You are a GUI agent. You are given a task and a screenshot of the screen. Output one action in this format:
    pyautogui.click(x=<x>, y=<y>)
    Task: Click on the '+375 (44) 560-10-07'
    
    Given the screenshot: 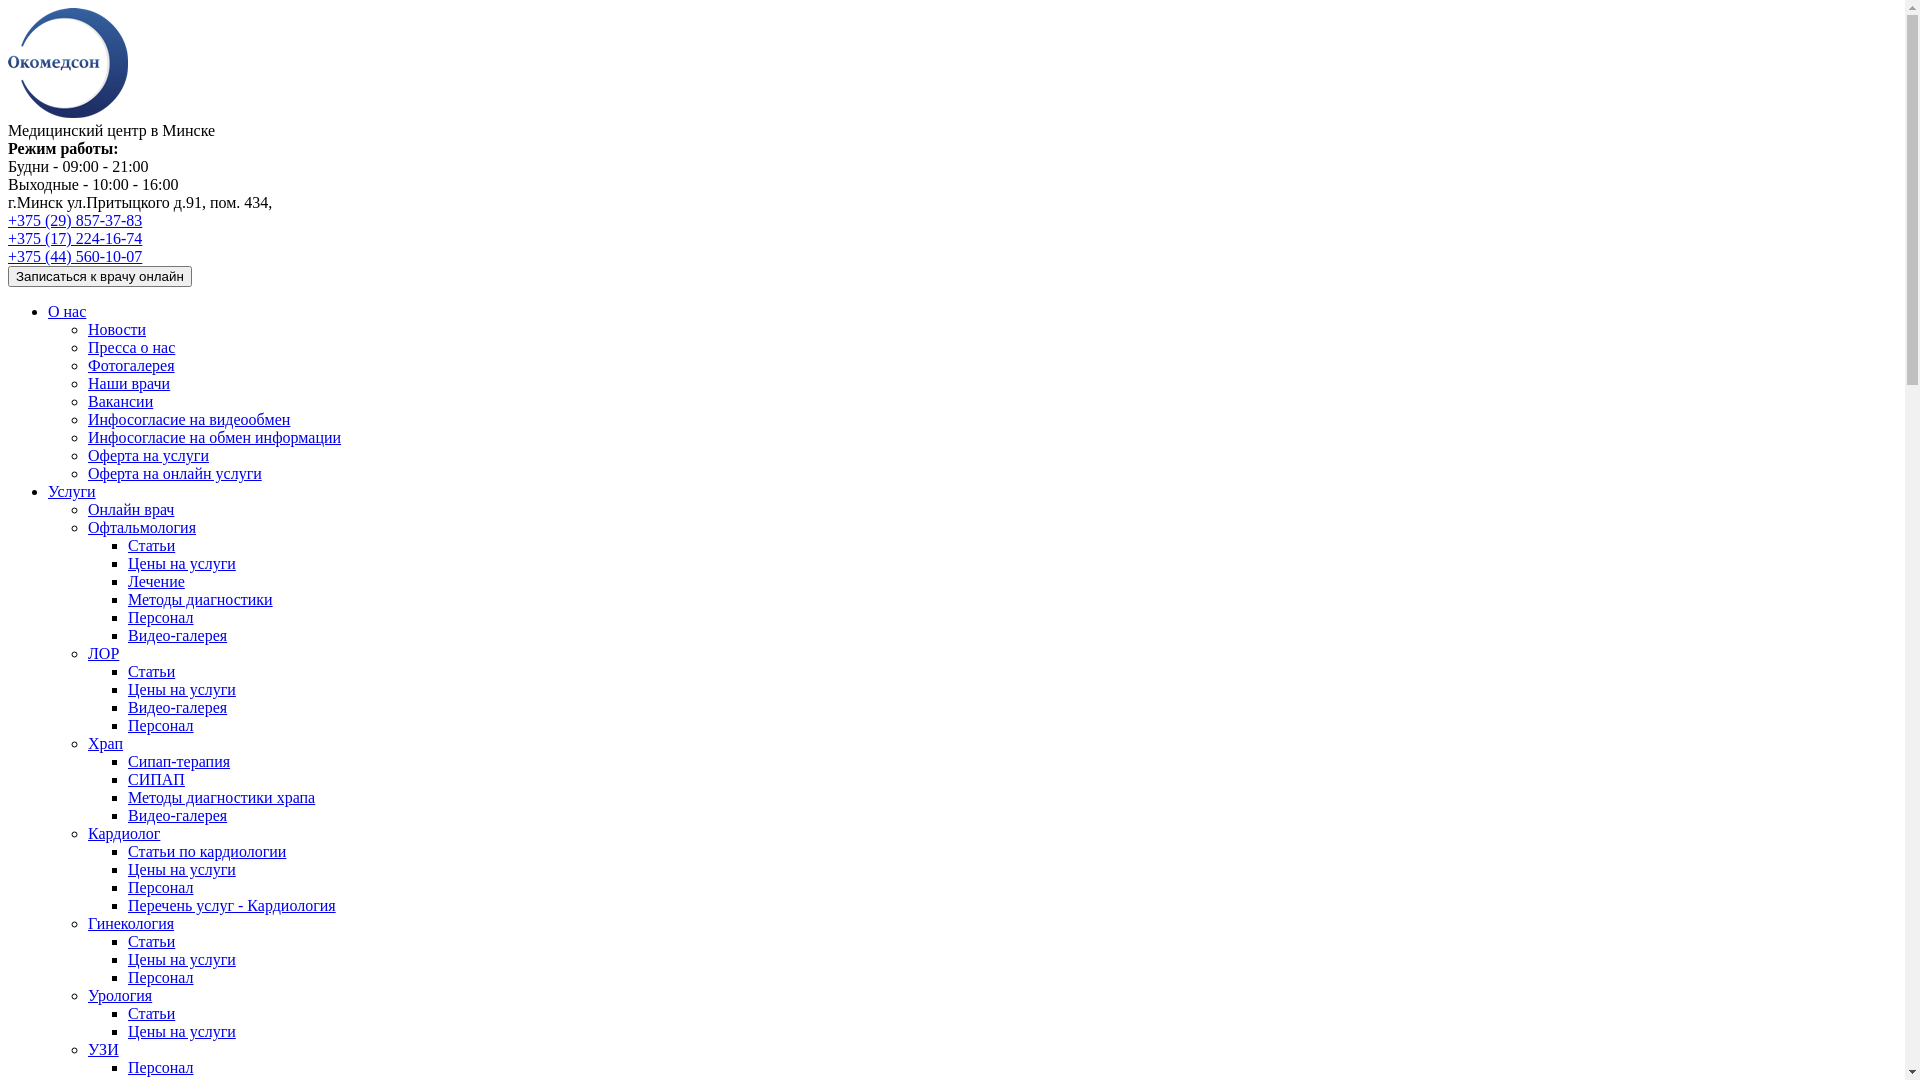 What is the action you would take?
    pyautogui.click(x=75, y=255)
    